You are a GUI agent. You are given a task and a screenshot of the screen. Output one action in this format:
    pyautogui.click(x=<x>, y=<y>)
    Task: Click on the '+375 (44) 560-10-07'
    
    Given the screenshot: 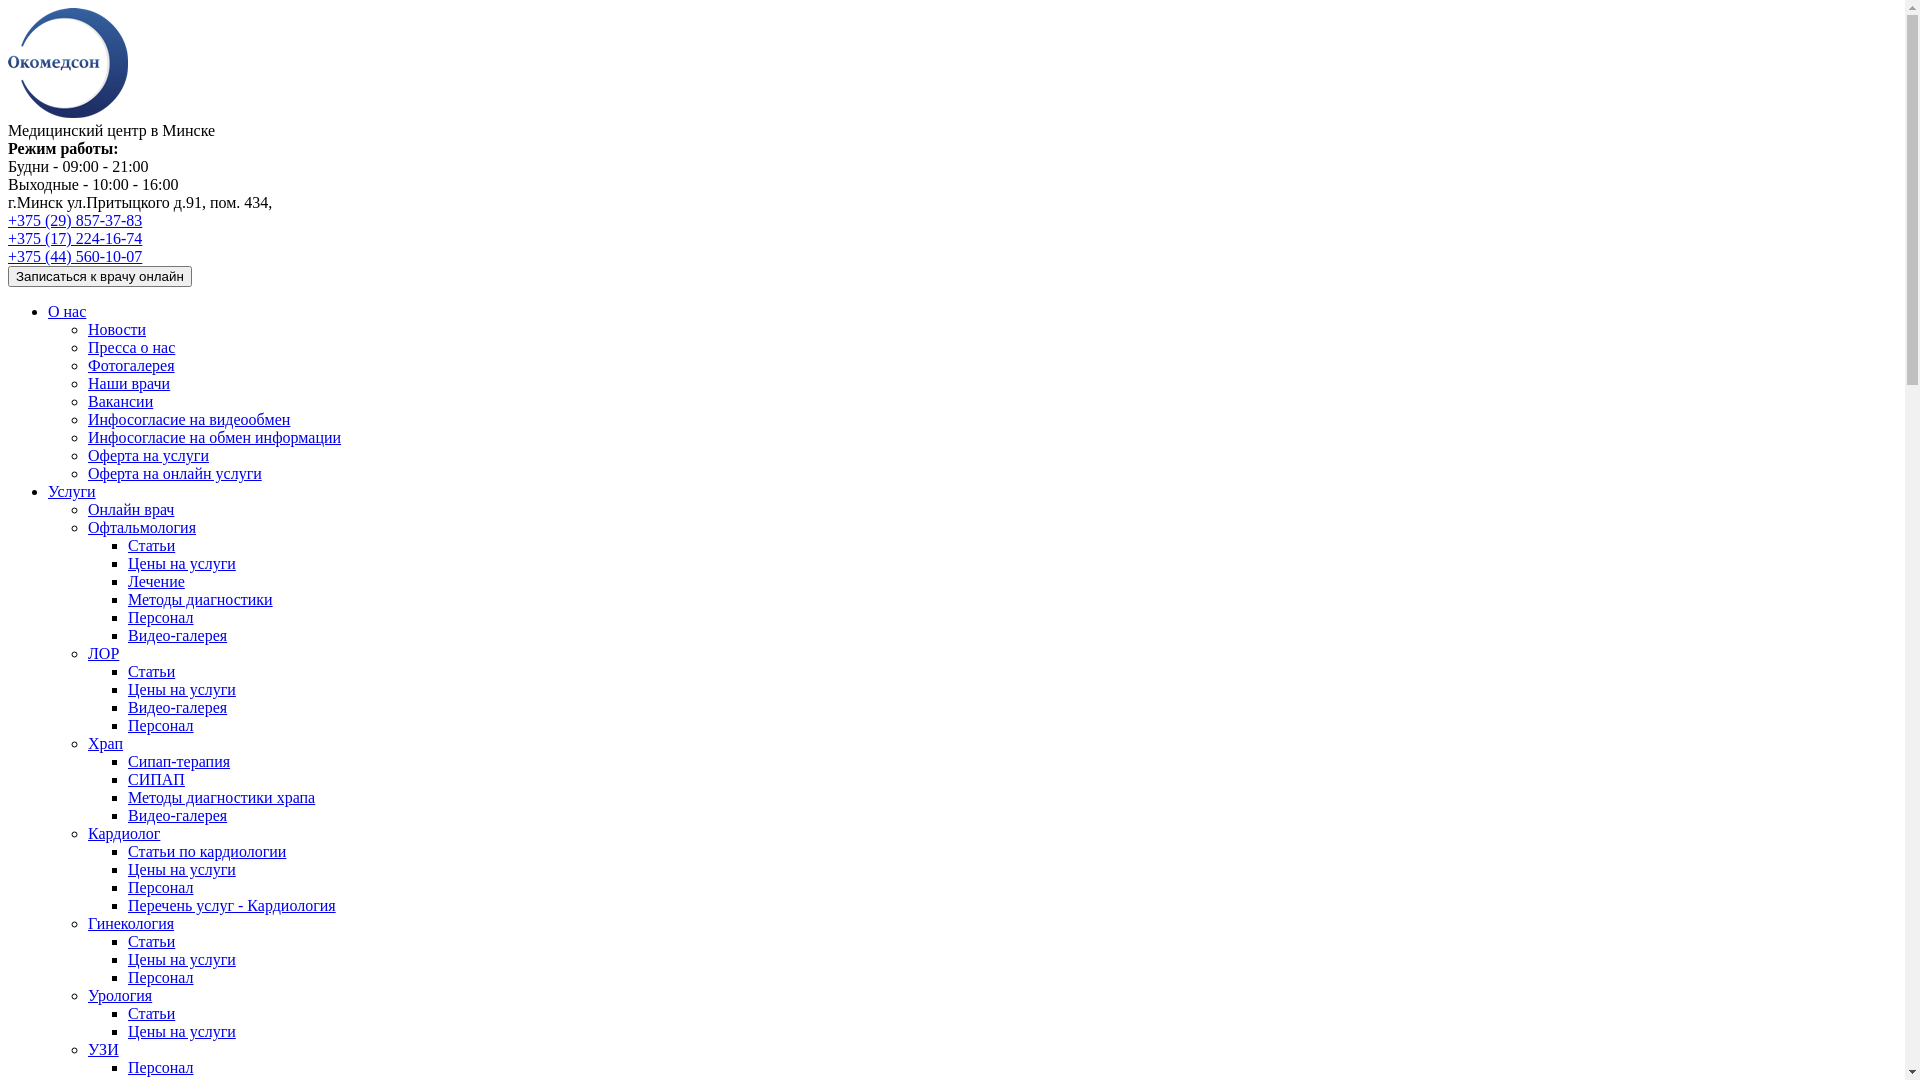 What is the action you would take?
    pyautogui.click(x=75, y=255)
    